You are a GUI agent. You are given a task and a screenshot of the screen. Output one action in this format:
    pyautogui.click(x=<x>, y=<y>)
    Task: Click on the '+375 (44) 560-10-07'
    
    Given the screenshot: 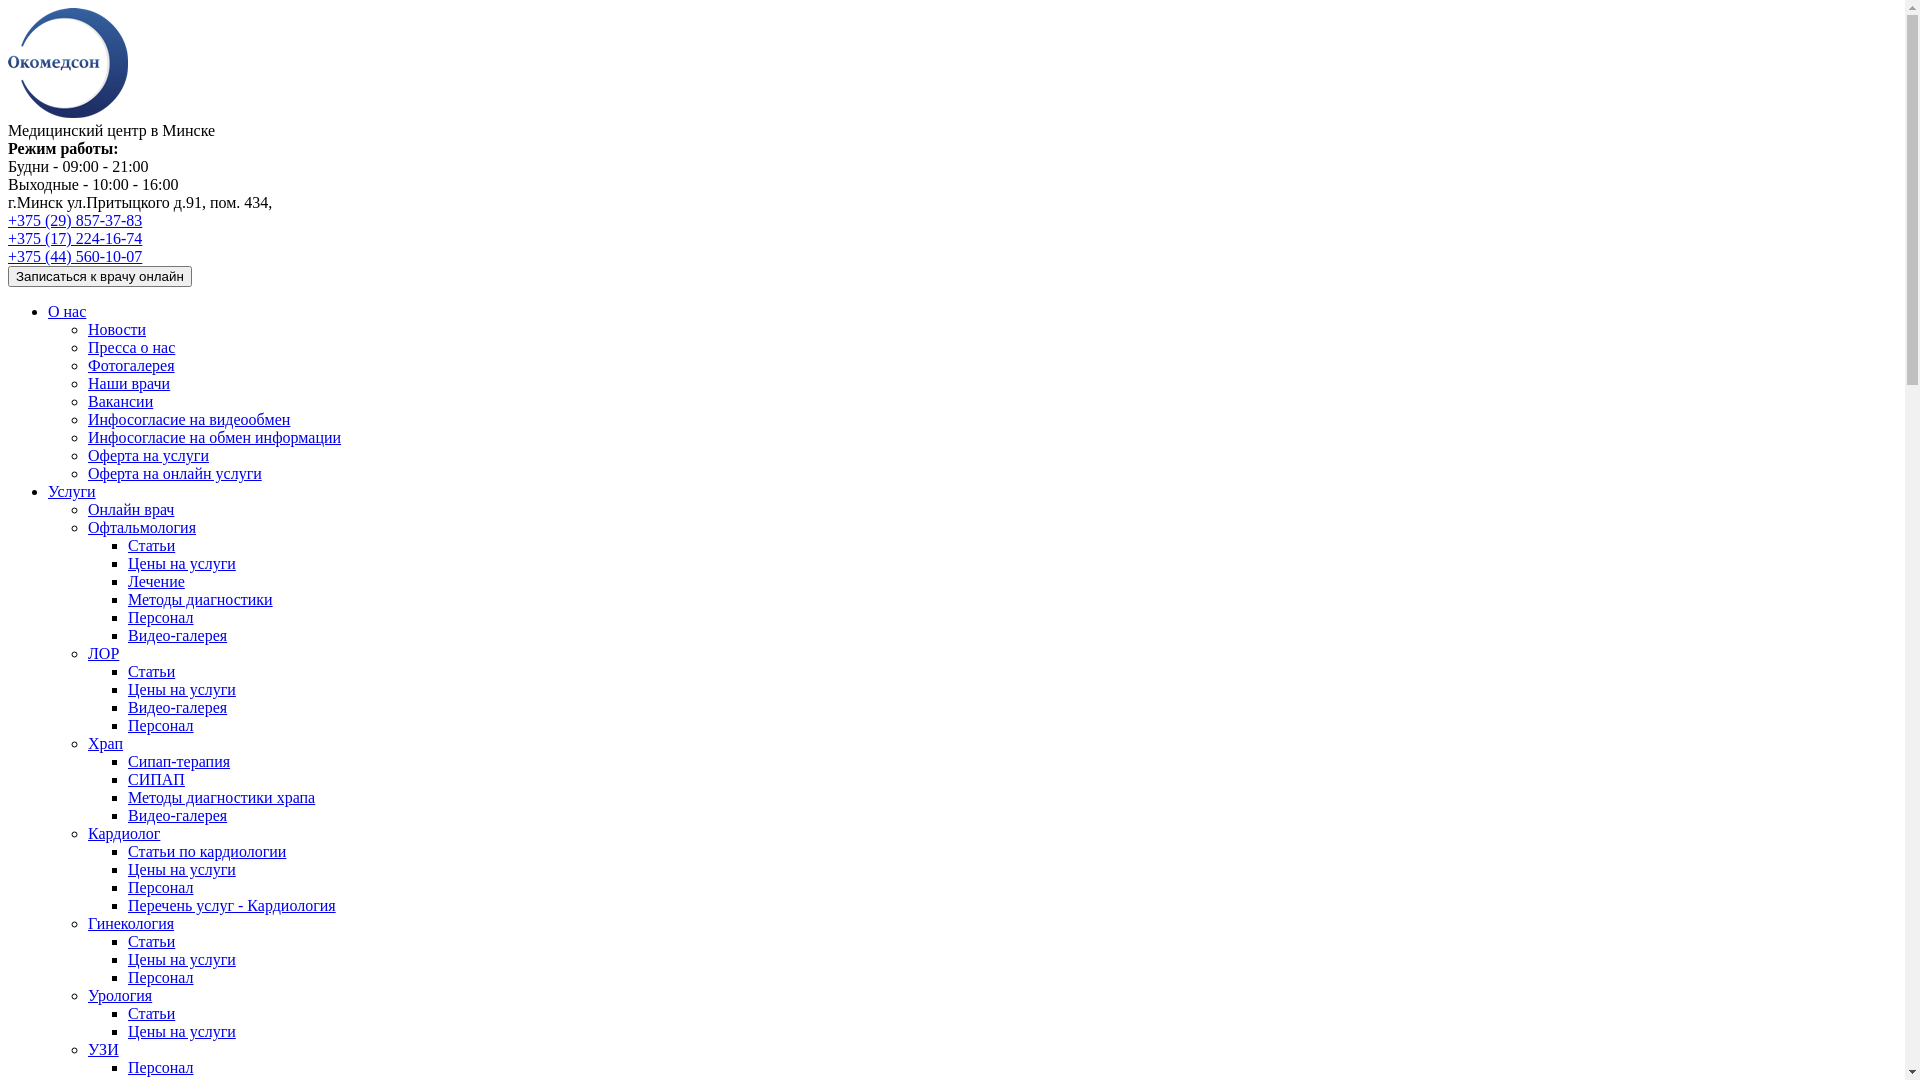 What is the action you would take?
    pyautogui.click(x=75, y=255)
    